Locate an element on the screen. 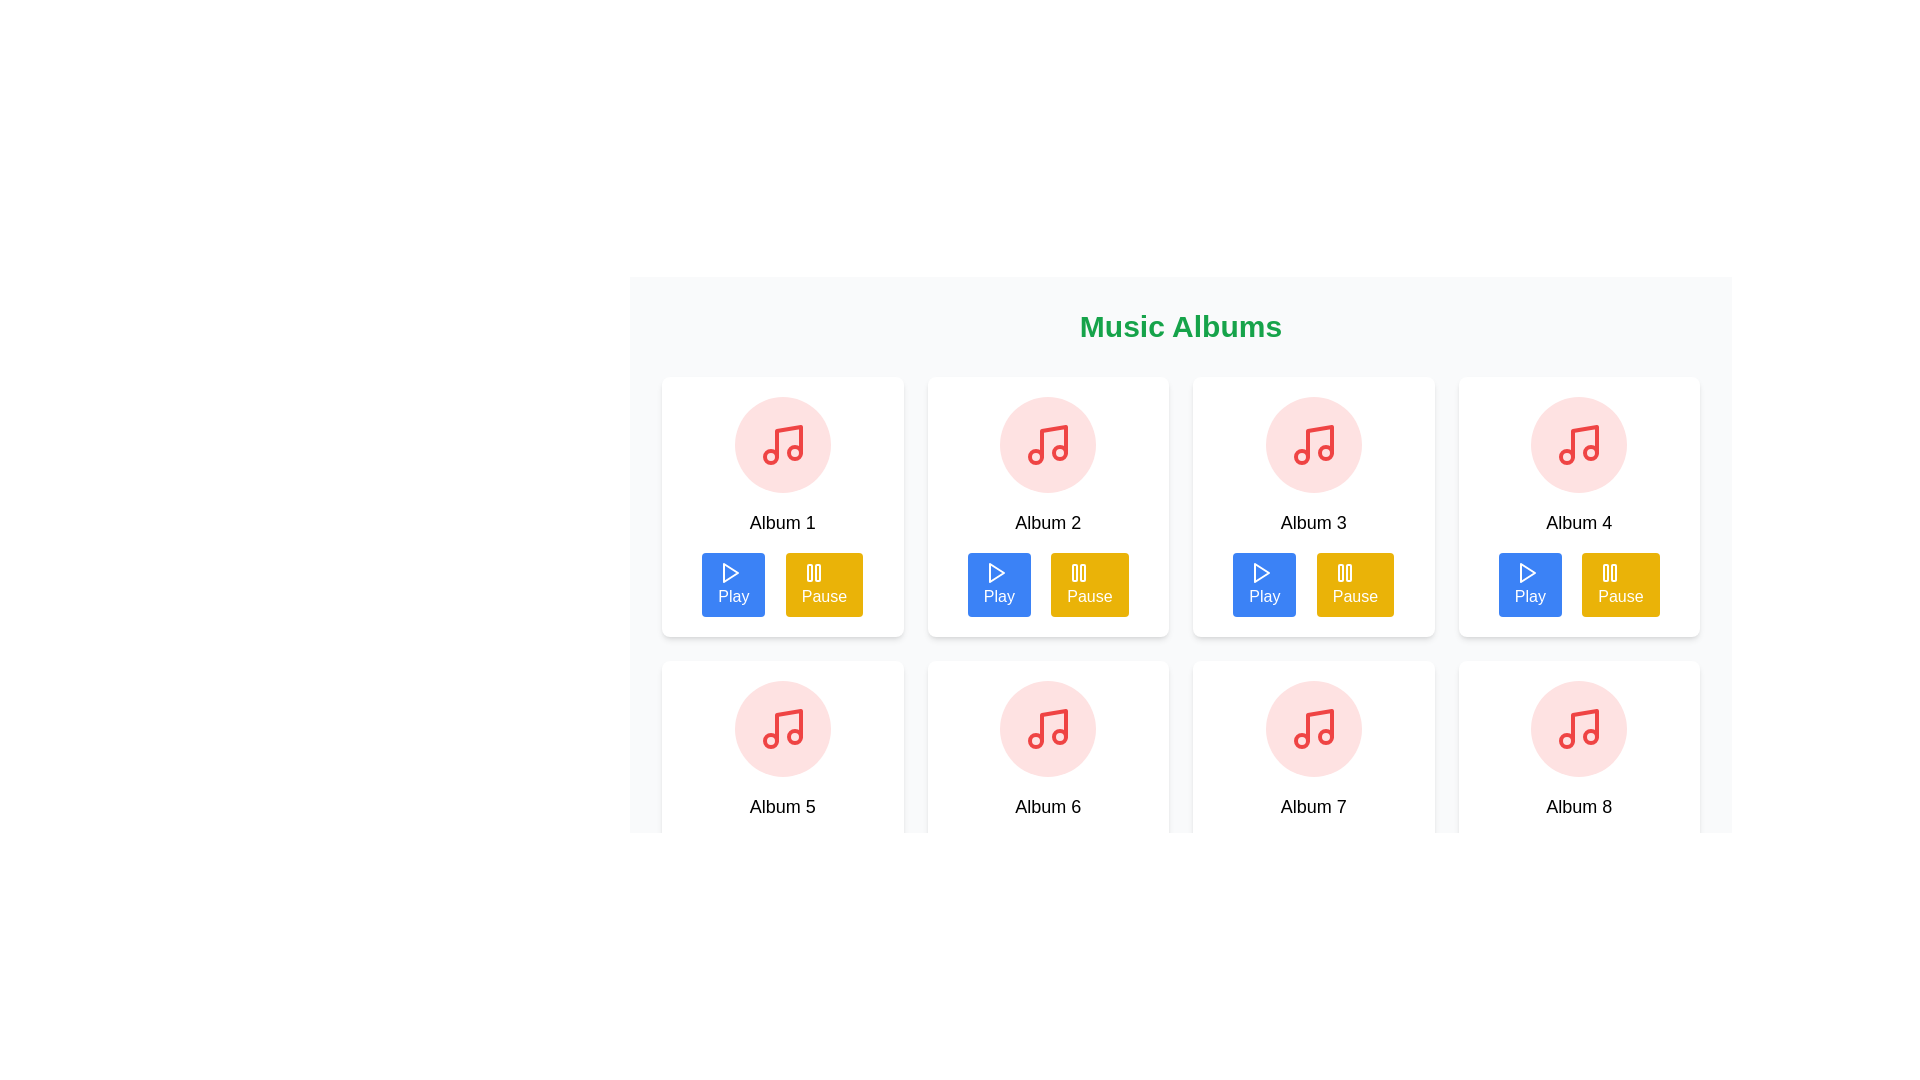 This screenshot has width=1920, height=1080. the yellow 'Pause' button with rounded corners located to the right of the blue 'Play' button is located at coordinates (824, 585).